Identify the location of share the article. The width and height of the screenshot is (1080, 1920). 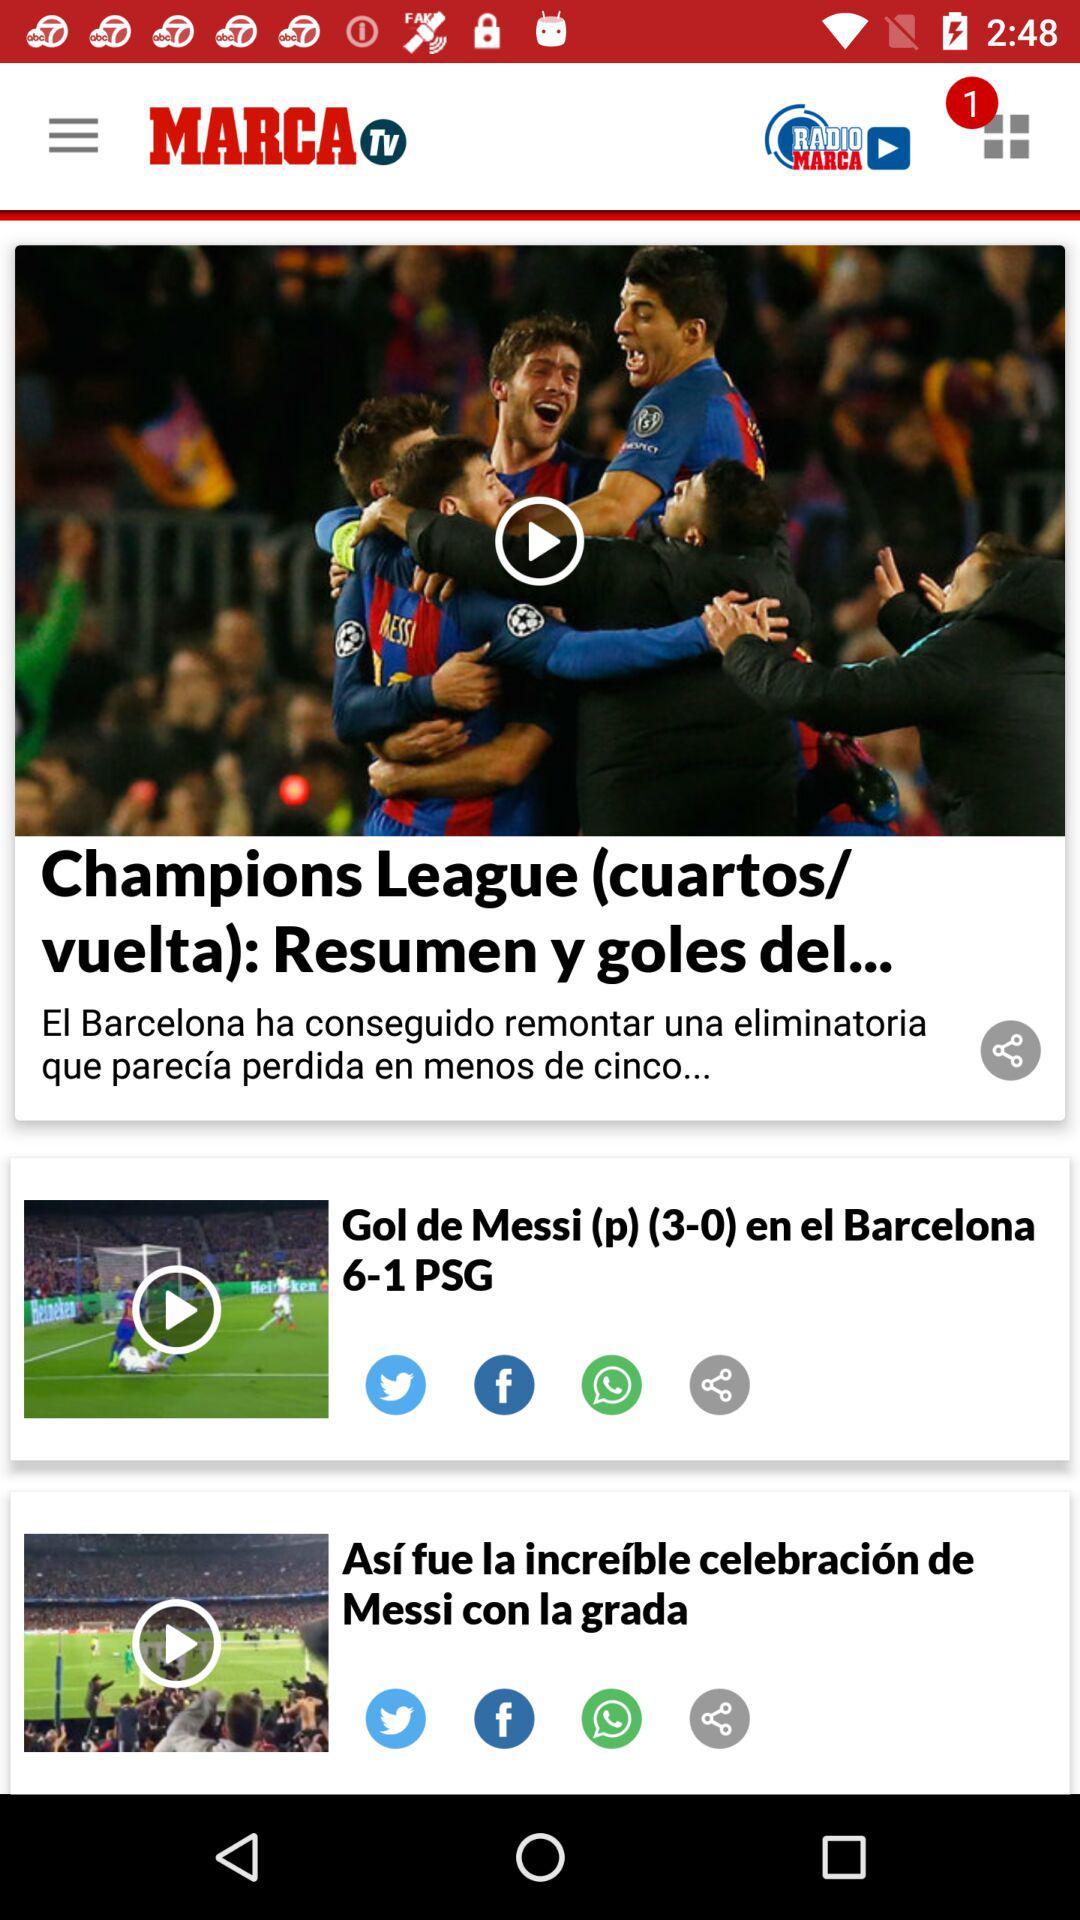
(720, 1384).